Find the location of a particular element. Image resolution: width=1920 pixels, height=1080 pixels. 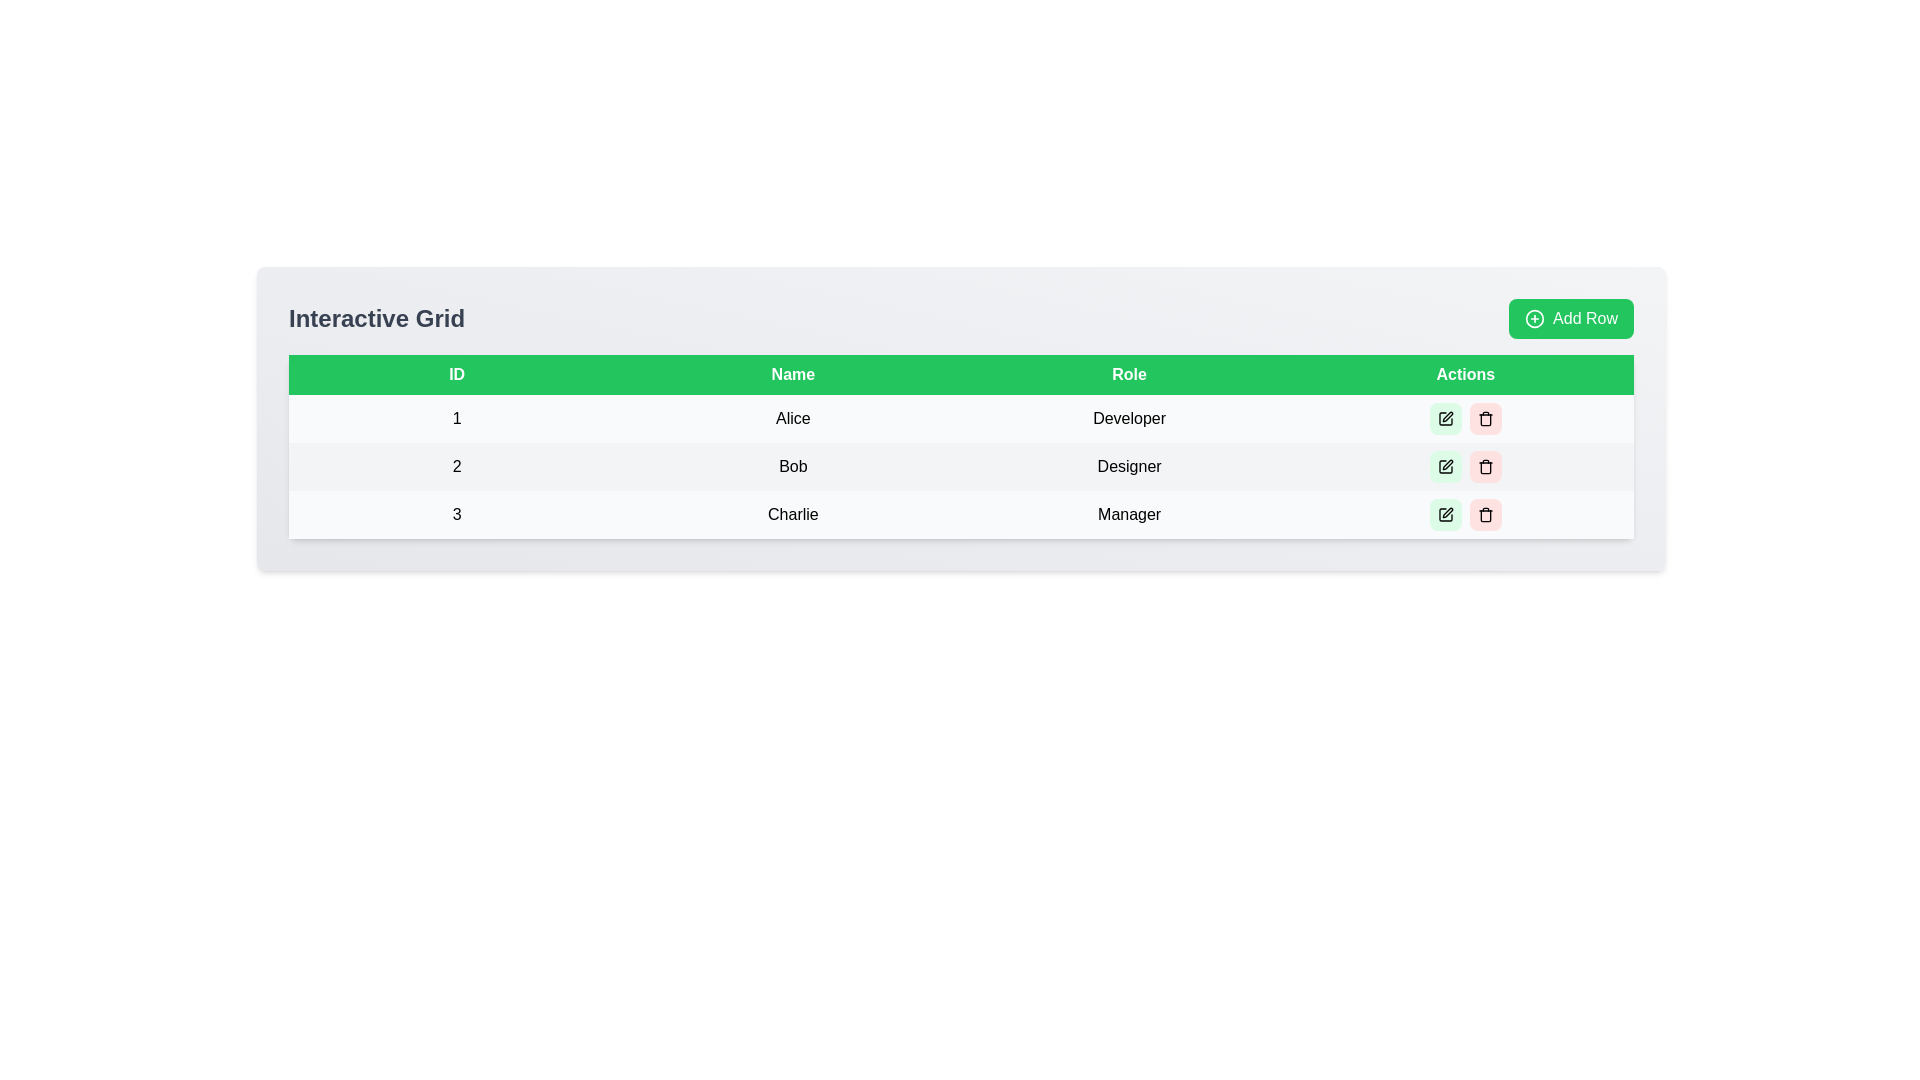

the squared pen-shaped icon in the Actions column for Bob the Designer is located at coordinates (1445, 466).